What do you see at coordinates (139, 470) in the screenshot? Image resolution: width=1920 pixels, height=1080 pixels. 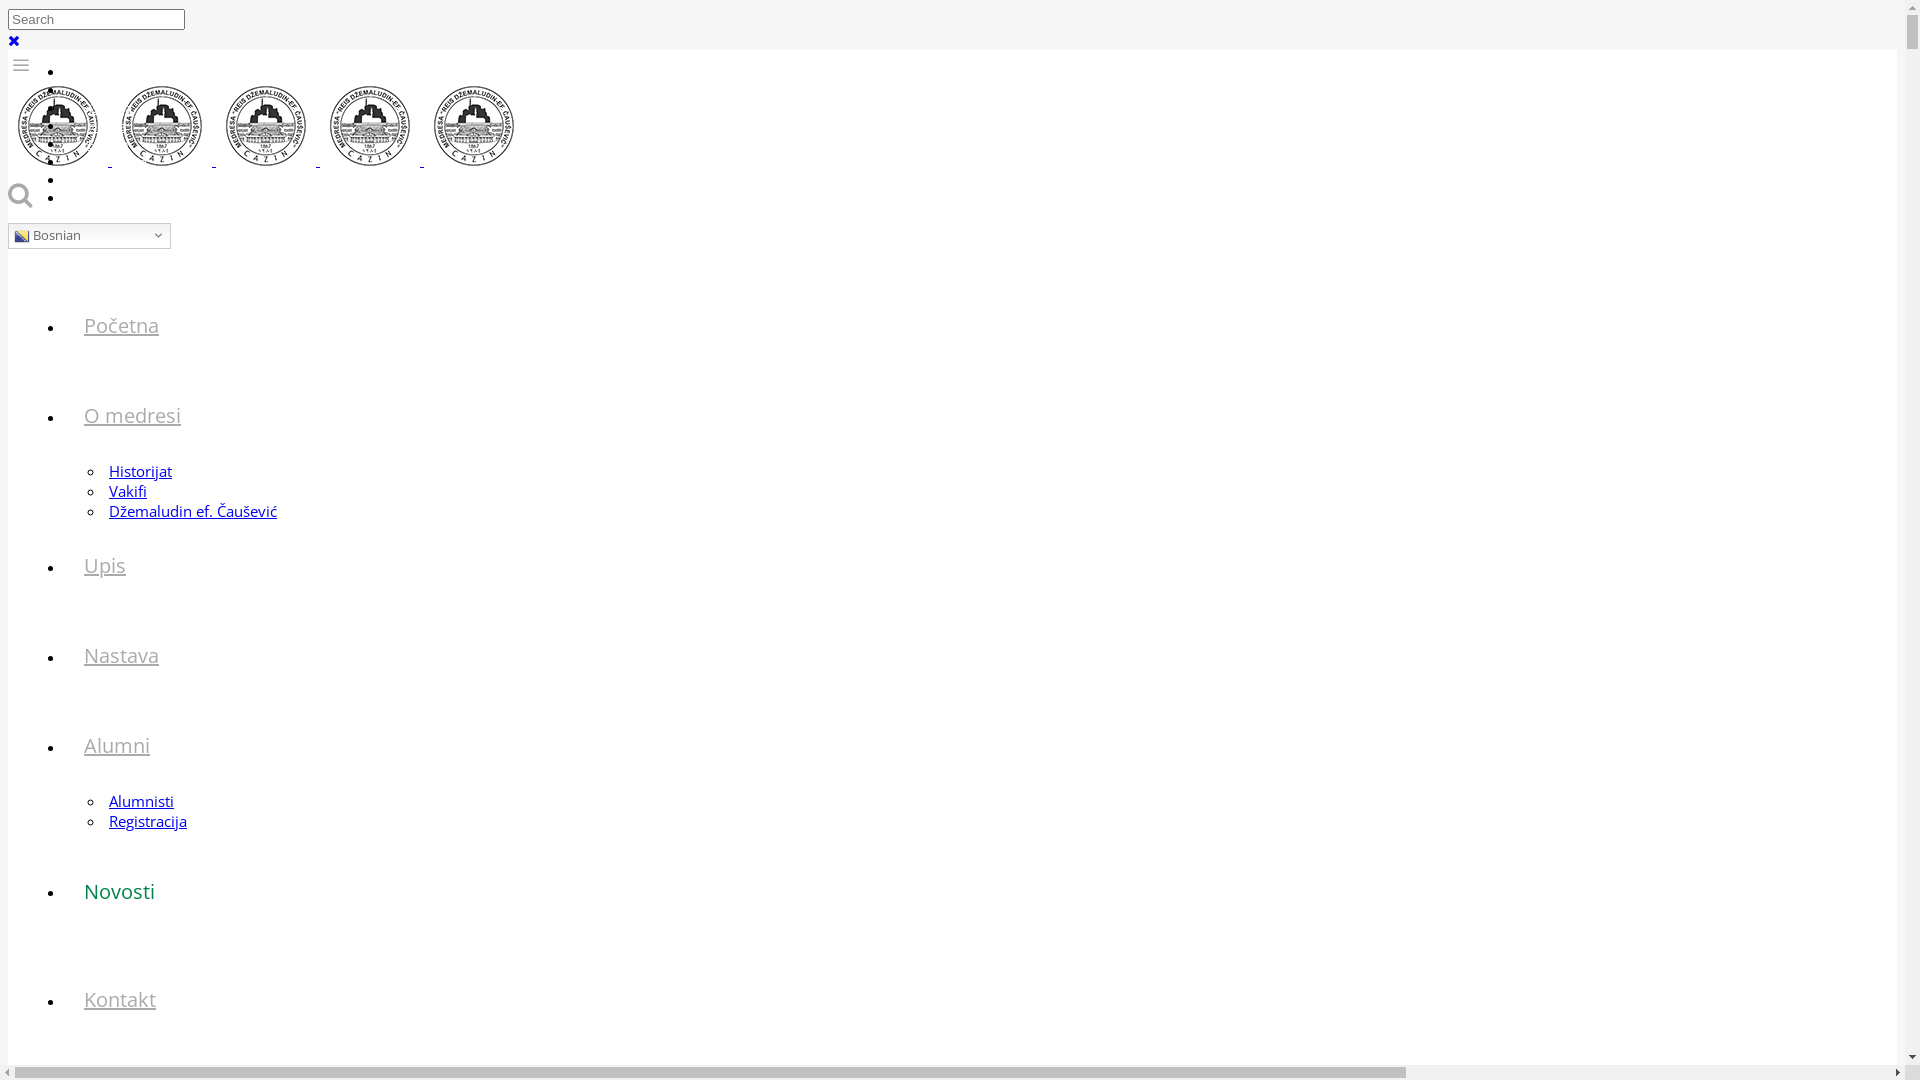 I see `'Historijat'` at bounding box center [139, 470].